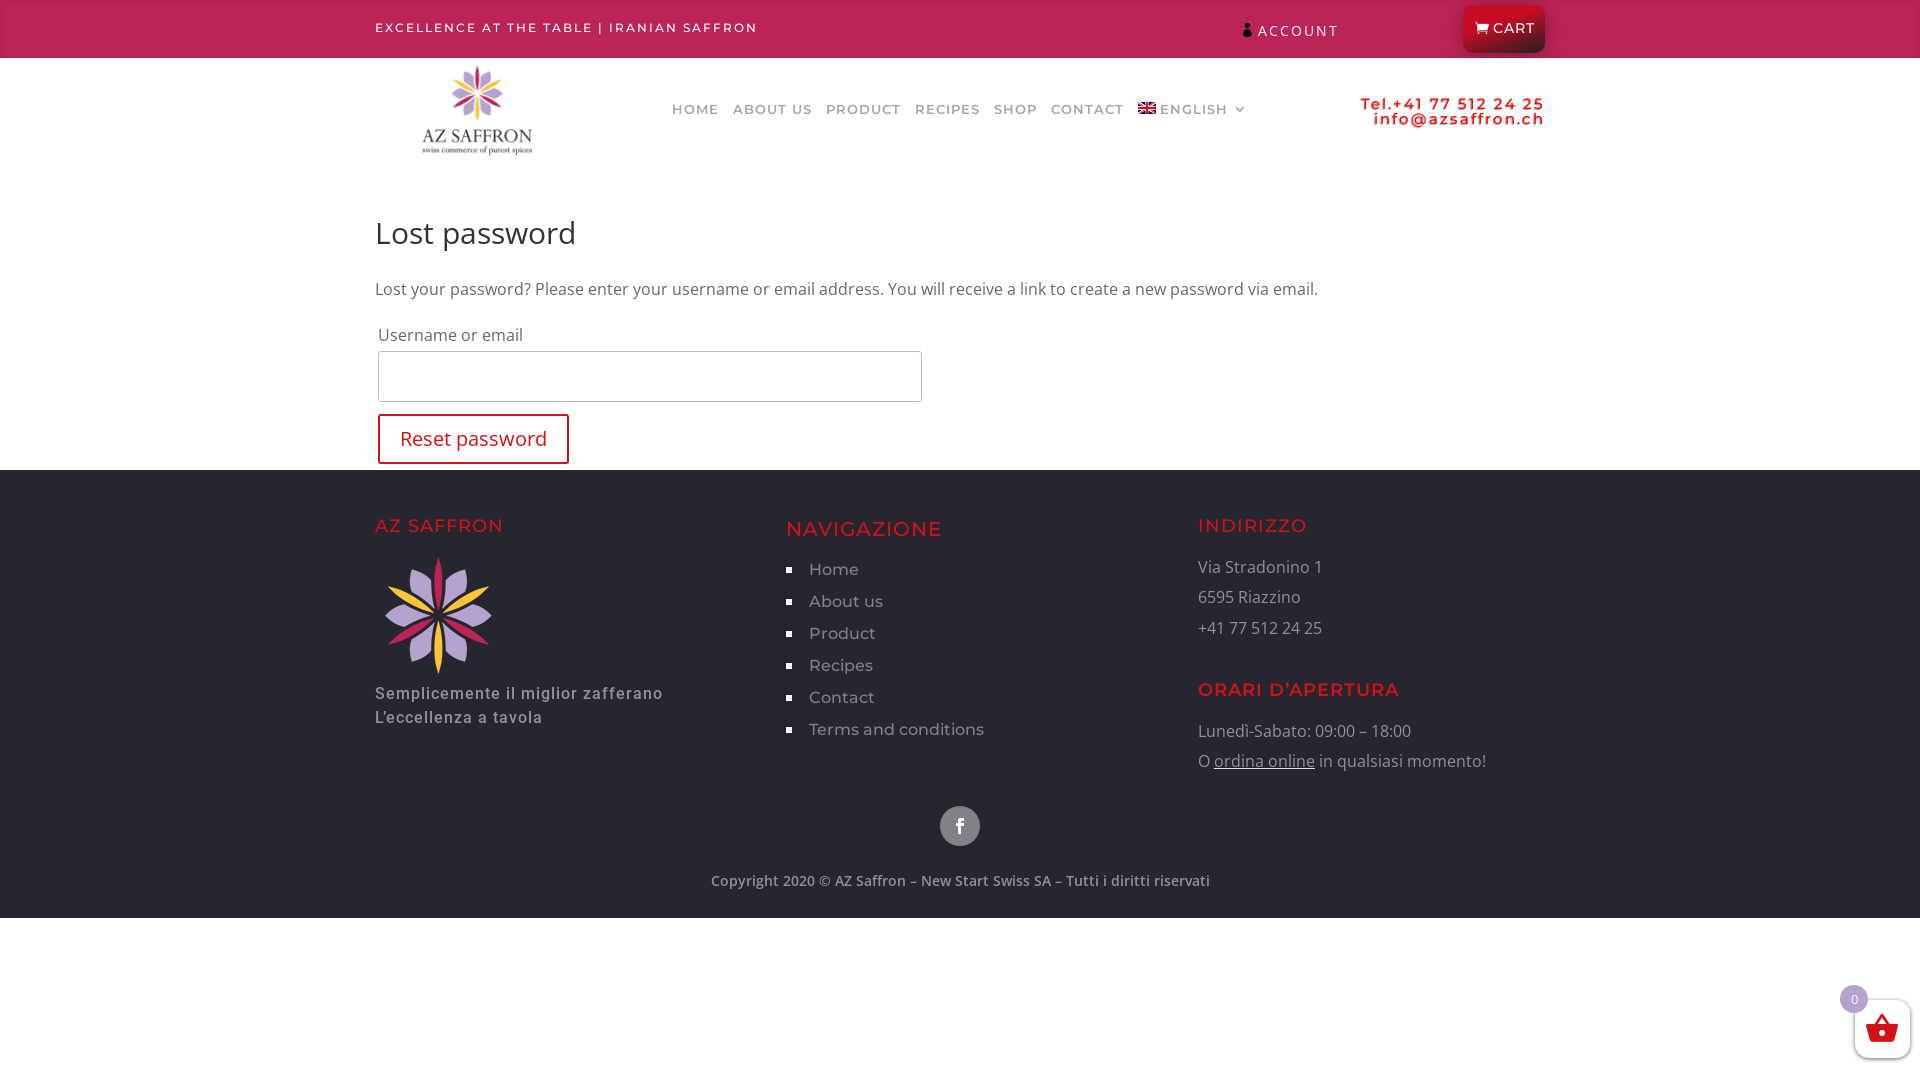  Describe the element at coordinates (1298, 30) in the screenshot. I see `'ACCOUNT'` at that location.